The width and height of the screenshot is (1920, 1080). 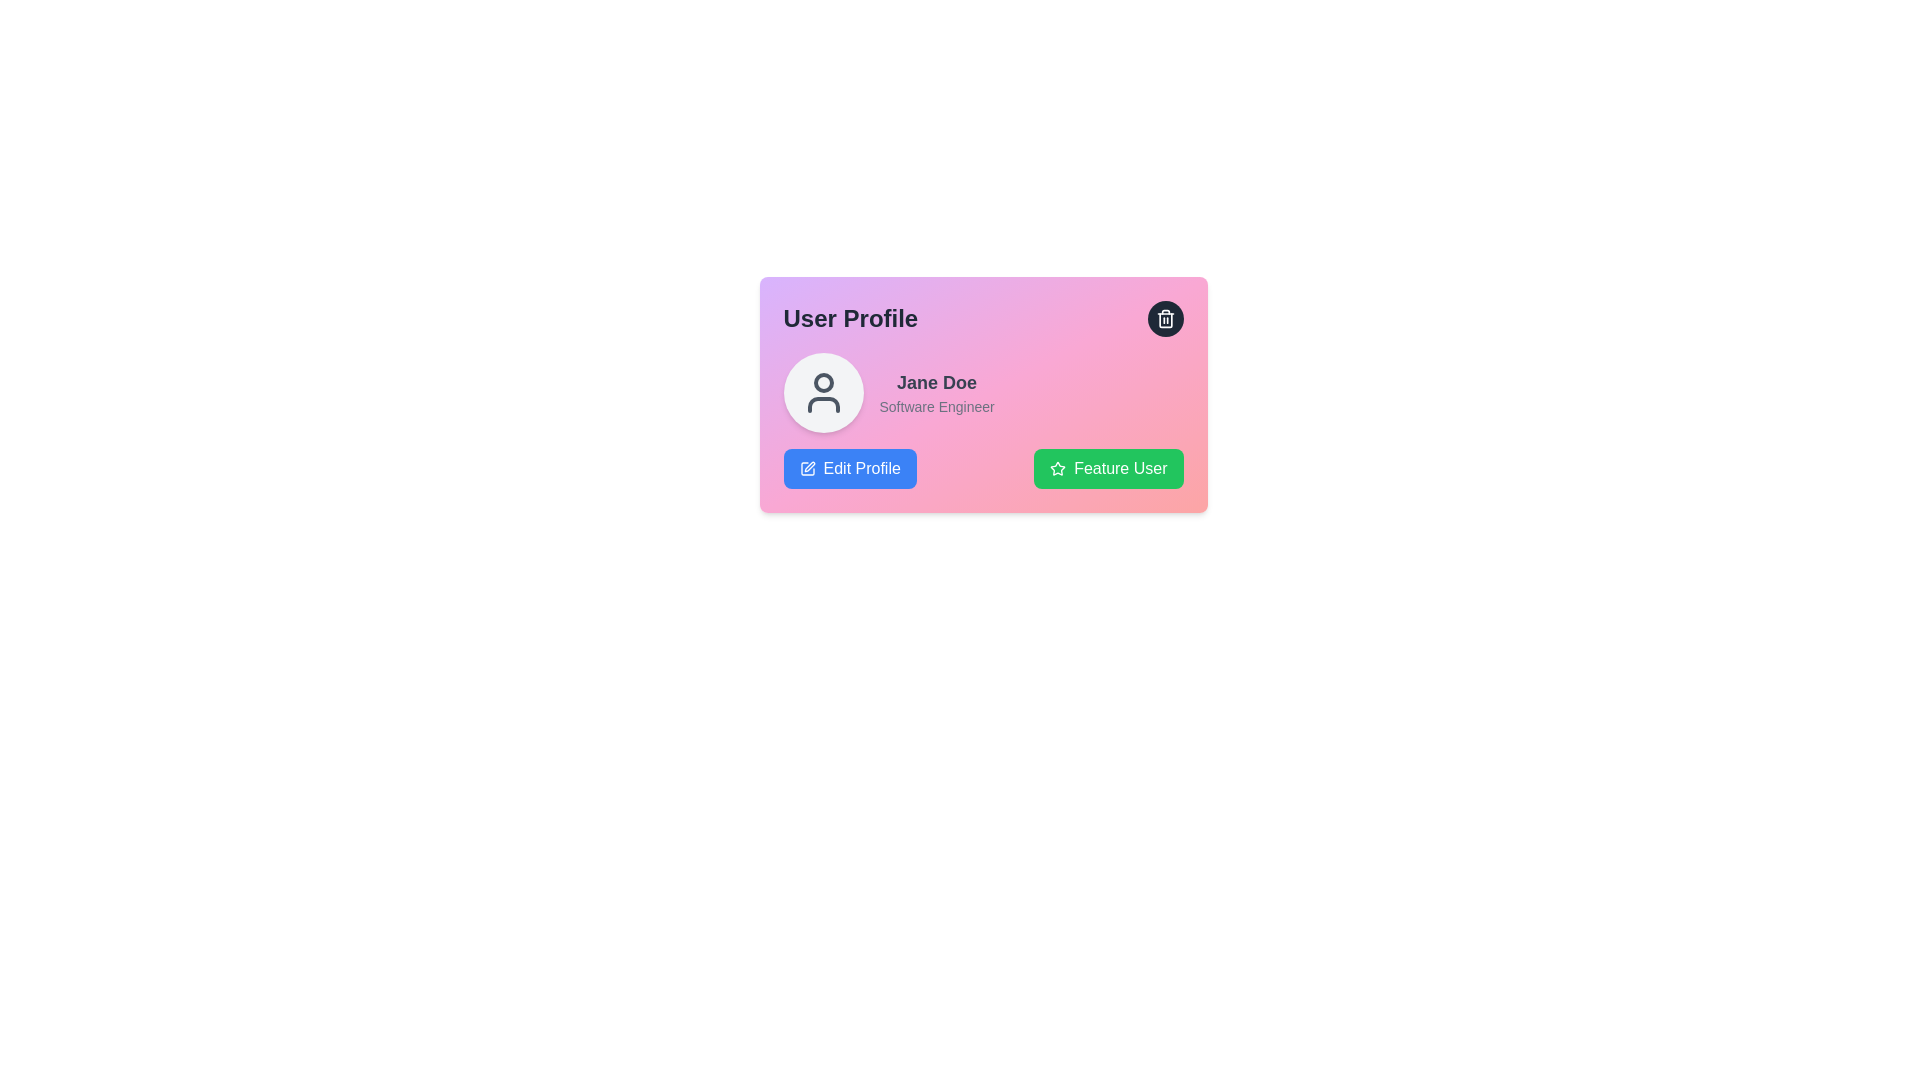 What do you see at coordinates (1057, 469) in the screenshot?
I see `the star-shaped icon with a hollow outline and green background` at bounding box center [1057, 469].